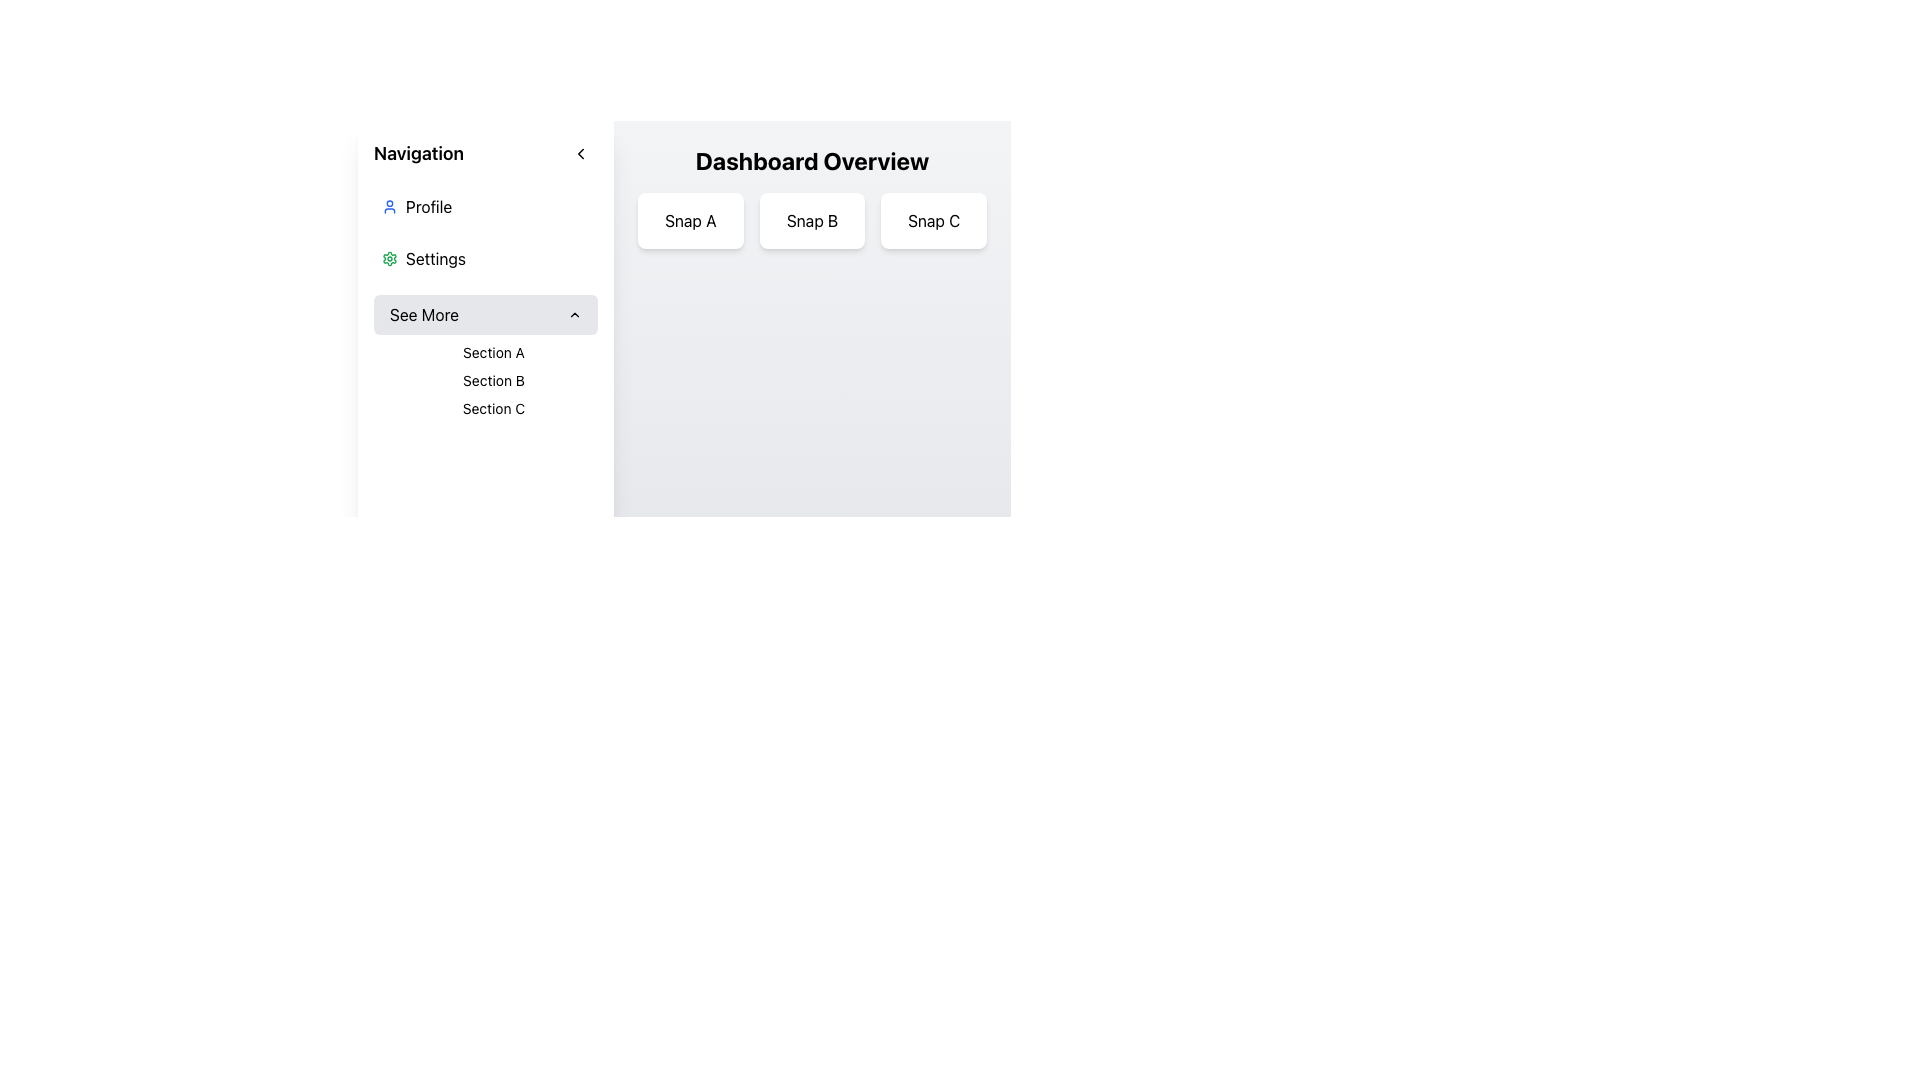  Describe the element at coordinates (389, 257) in the screenshot. I see `the 'Settings' gear icon located in the left-side navigation panel, which is positioned immediately to the left of the text label 'Settings'` at that location.